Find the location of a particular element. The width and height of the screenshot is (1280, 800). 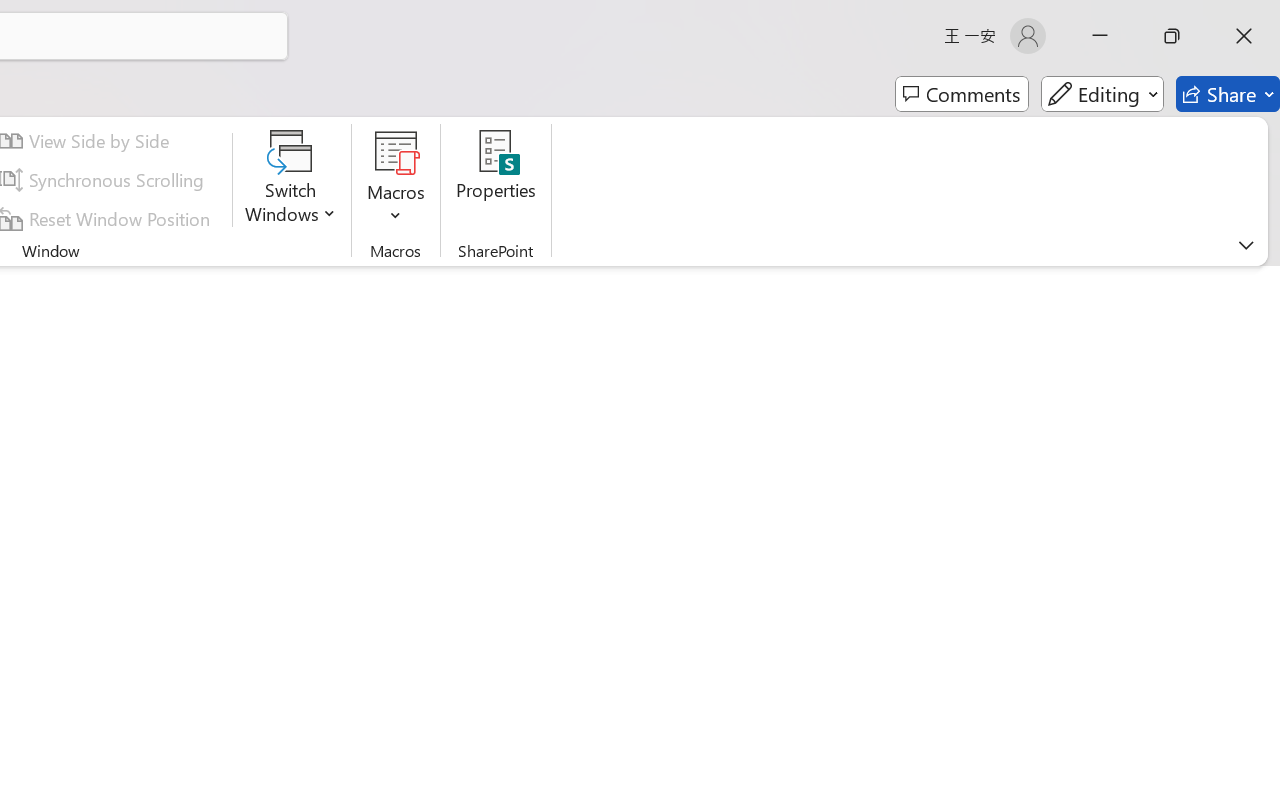

'Minimize' is located at coordinates (1099, 35).